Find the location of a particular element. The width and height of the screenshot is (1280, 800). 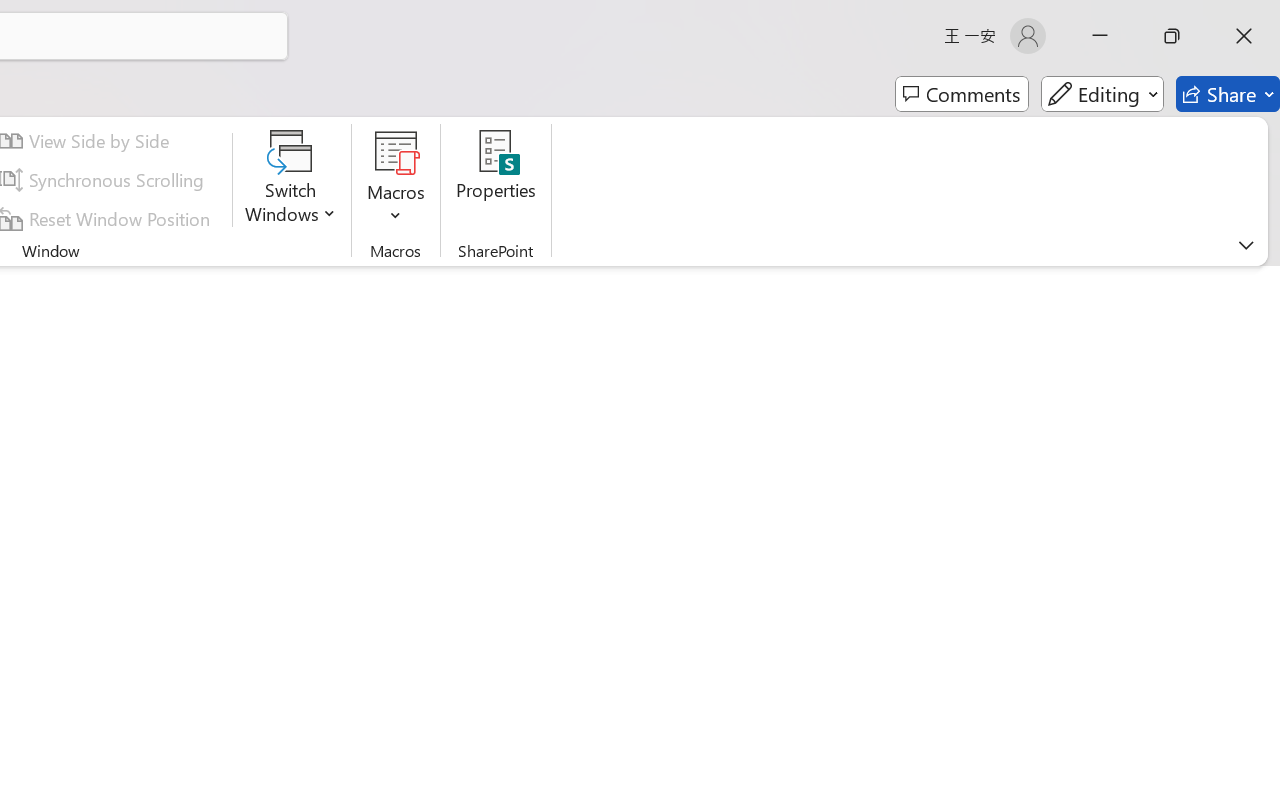

'Minimize' is located at coordinates (1099, 35).